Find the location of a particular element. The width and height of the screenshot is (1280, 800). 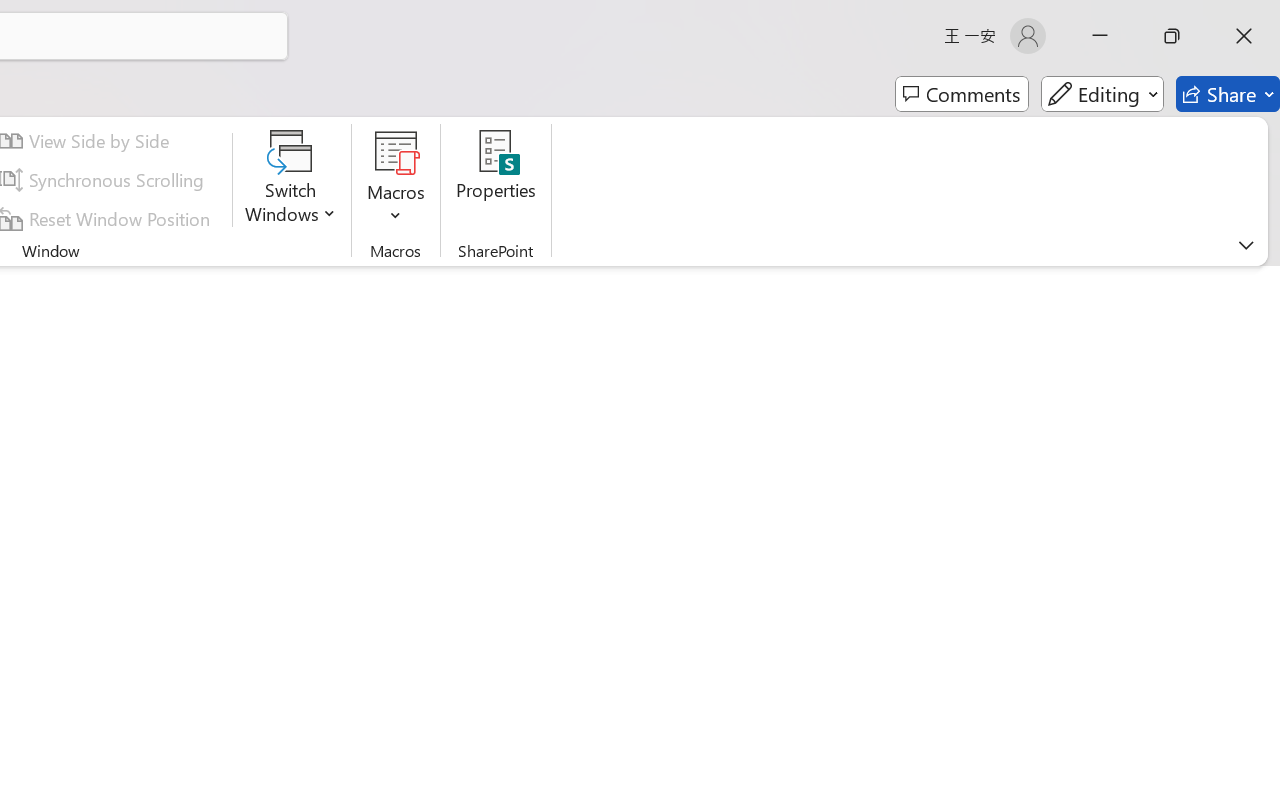

'Minimize' is located at coordinates (1099, 35).